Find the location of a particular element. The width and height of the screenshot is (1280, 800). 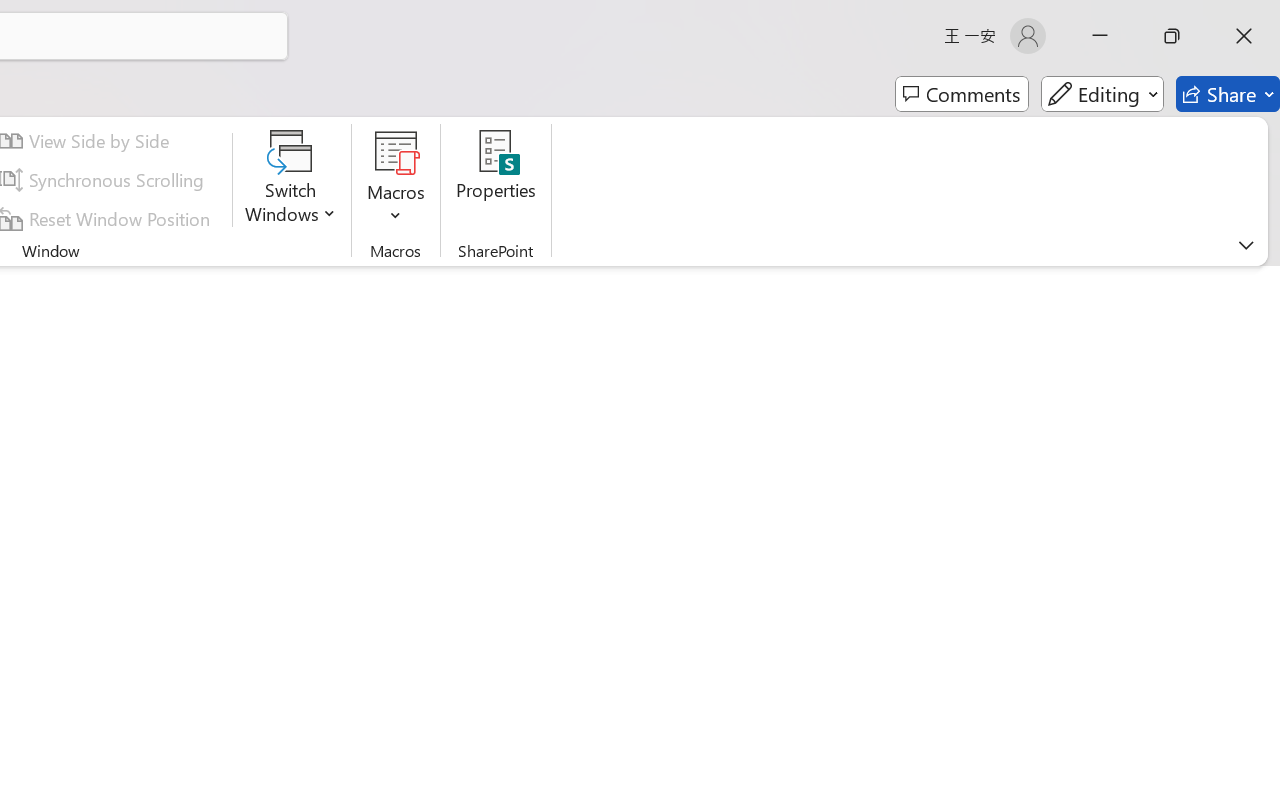

'Minimize' is located at coordinates (1099, 35).